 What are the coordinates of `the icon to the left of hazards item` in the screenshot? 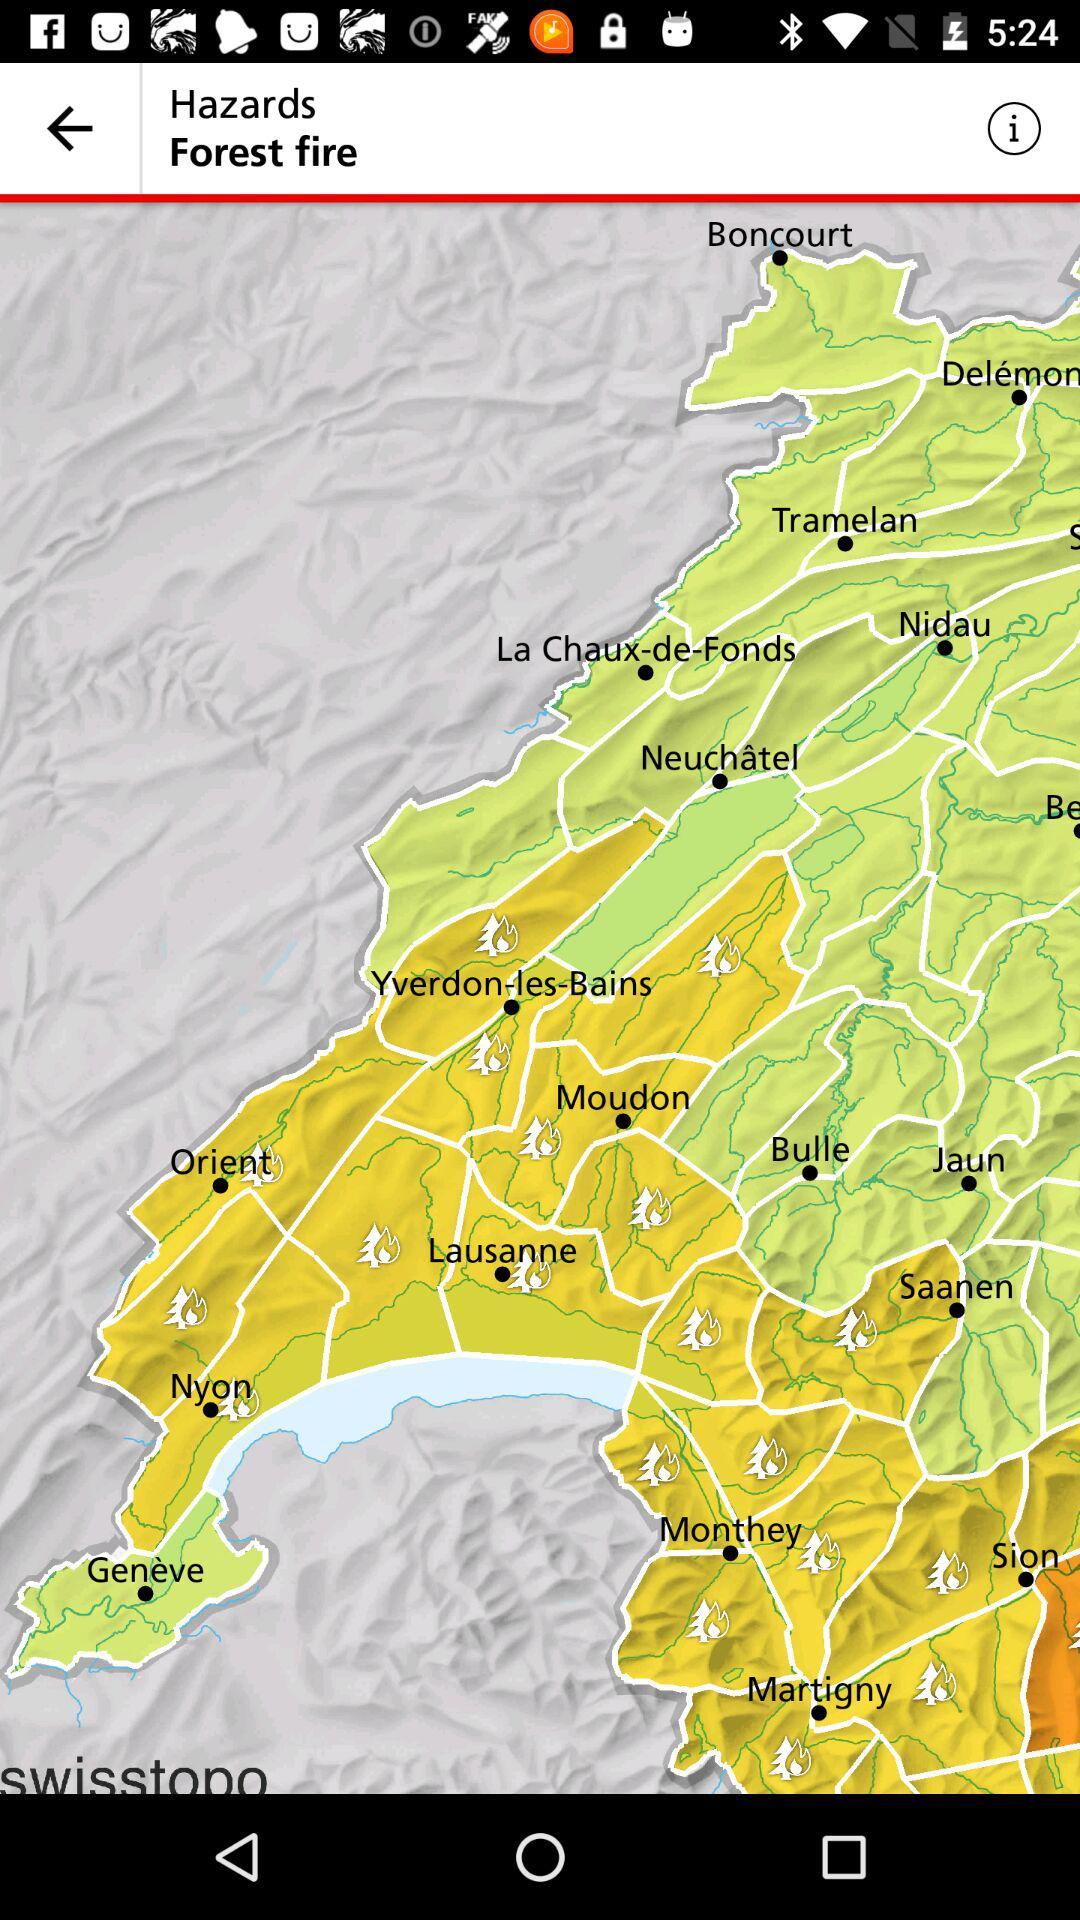 It's located at (68, 127).